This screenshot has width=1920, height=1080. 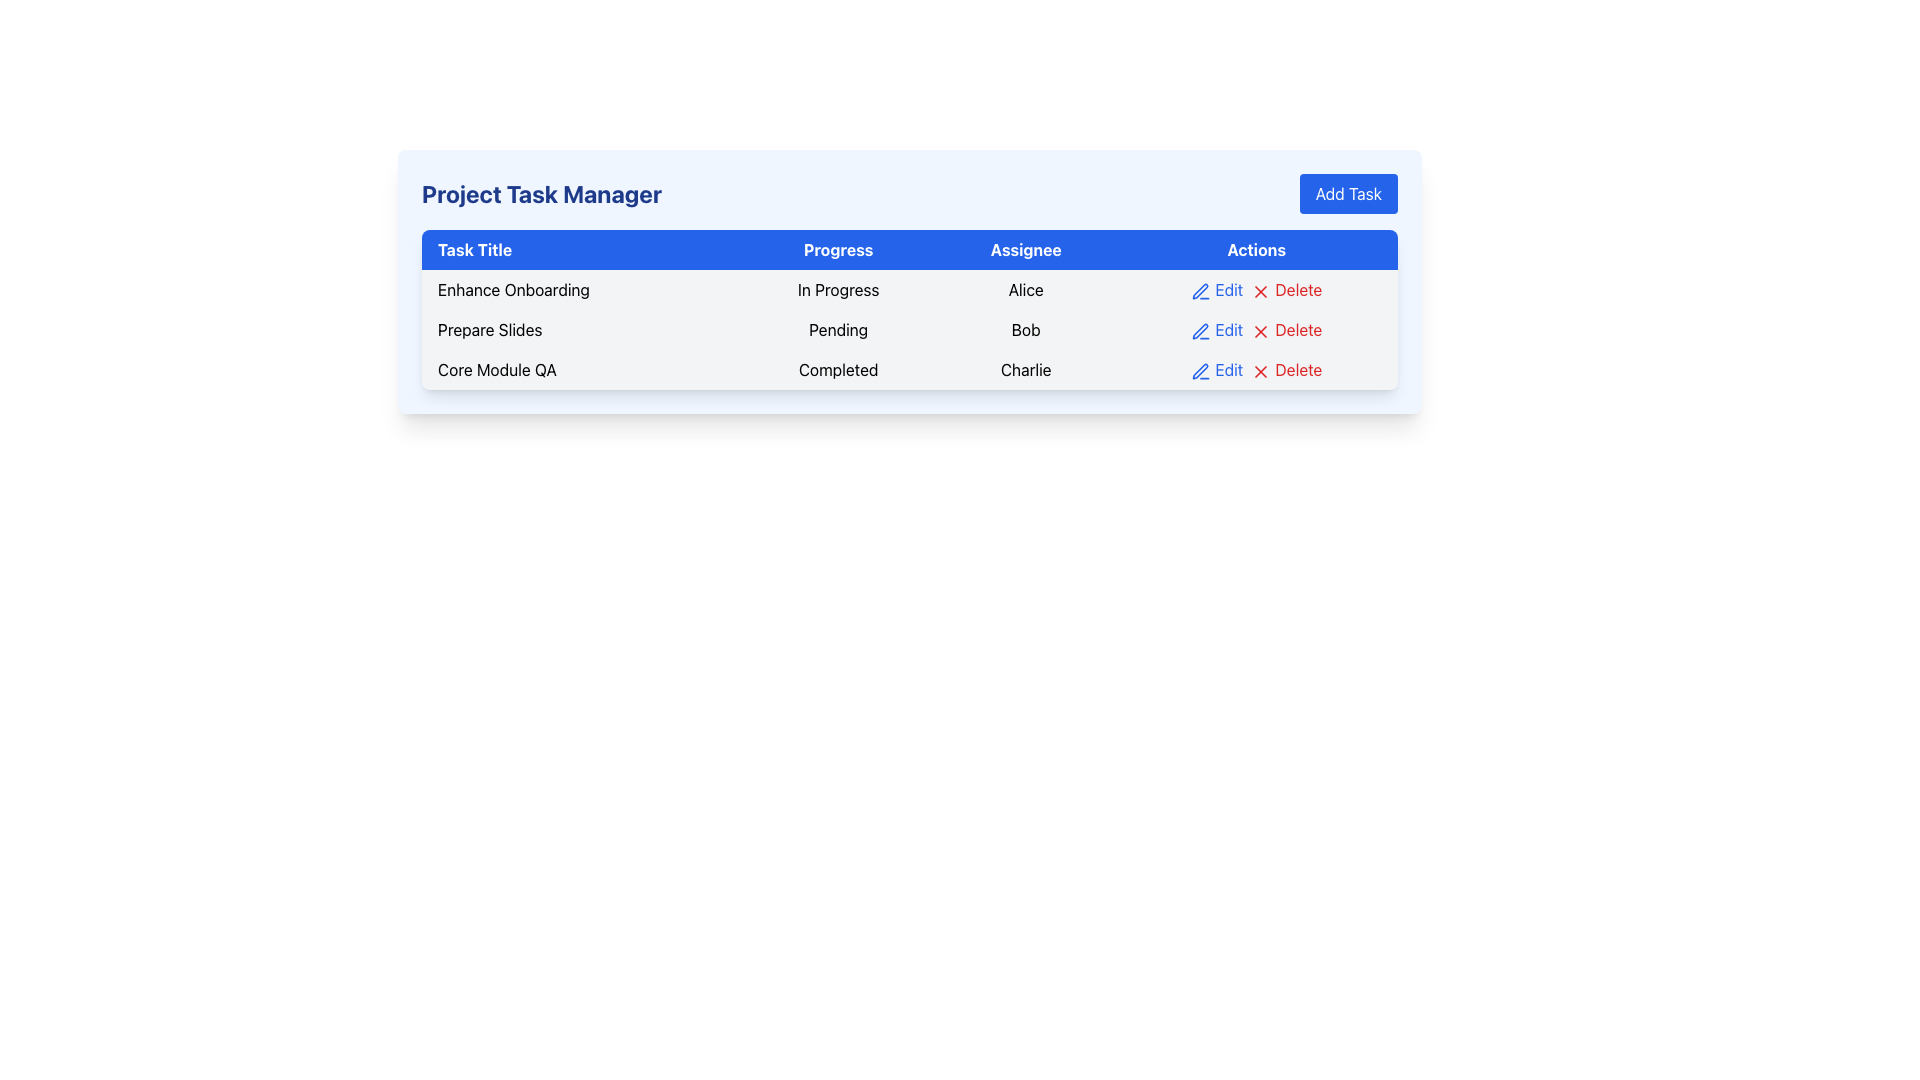 What do you see at coordinates (838, 370) in the screenshot?
I see `the 'Completed' label in the 'Progress' column of the task 'Core Module QA', located in the third row of the table` at bounding box center [838, 370].